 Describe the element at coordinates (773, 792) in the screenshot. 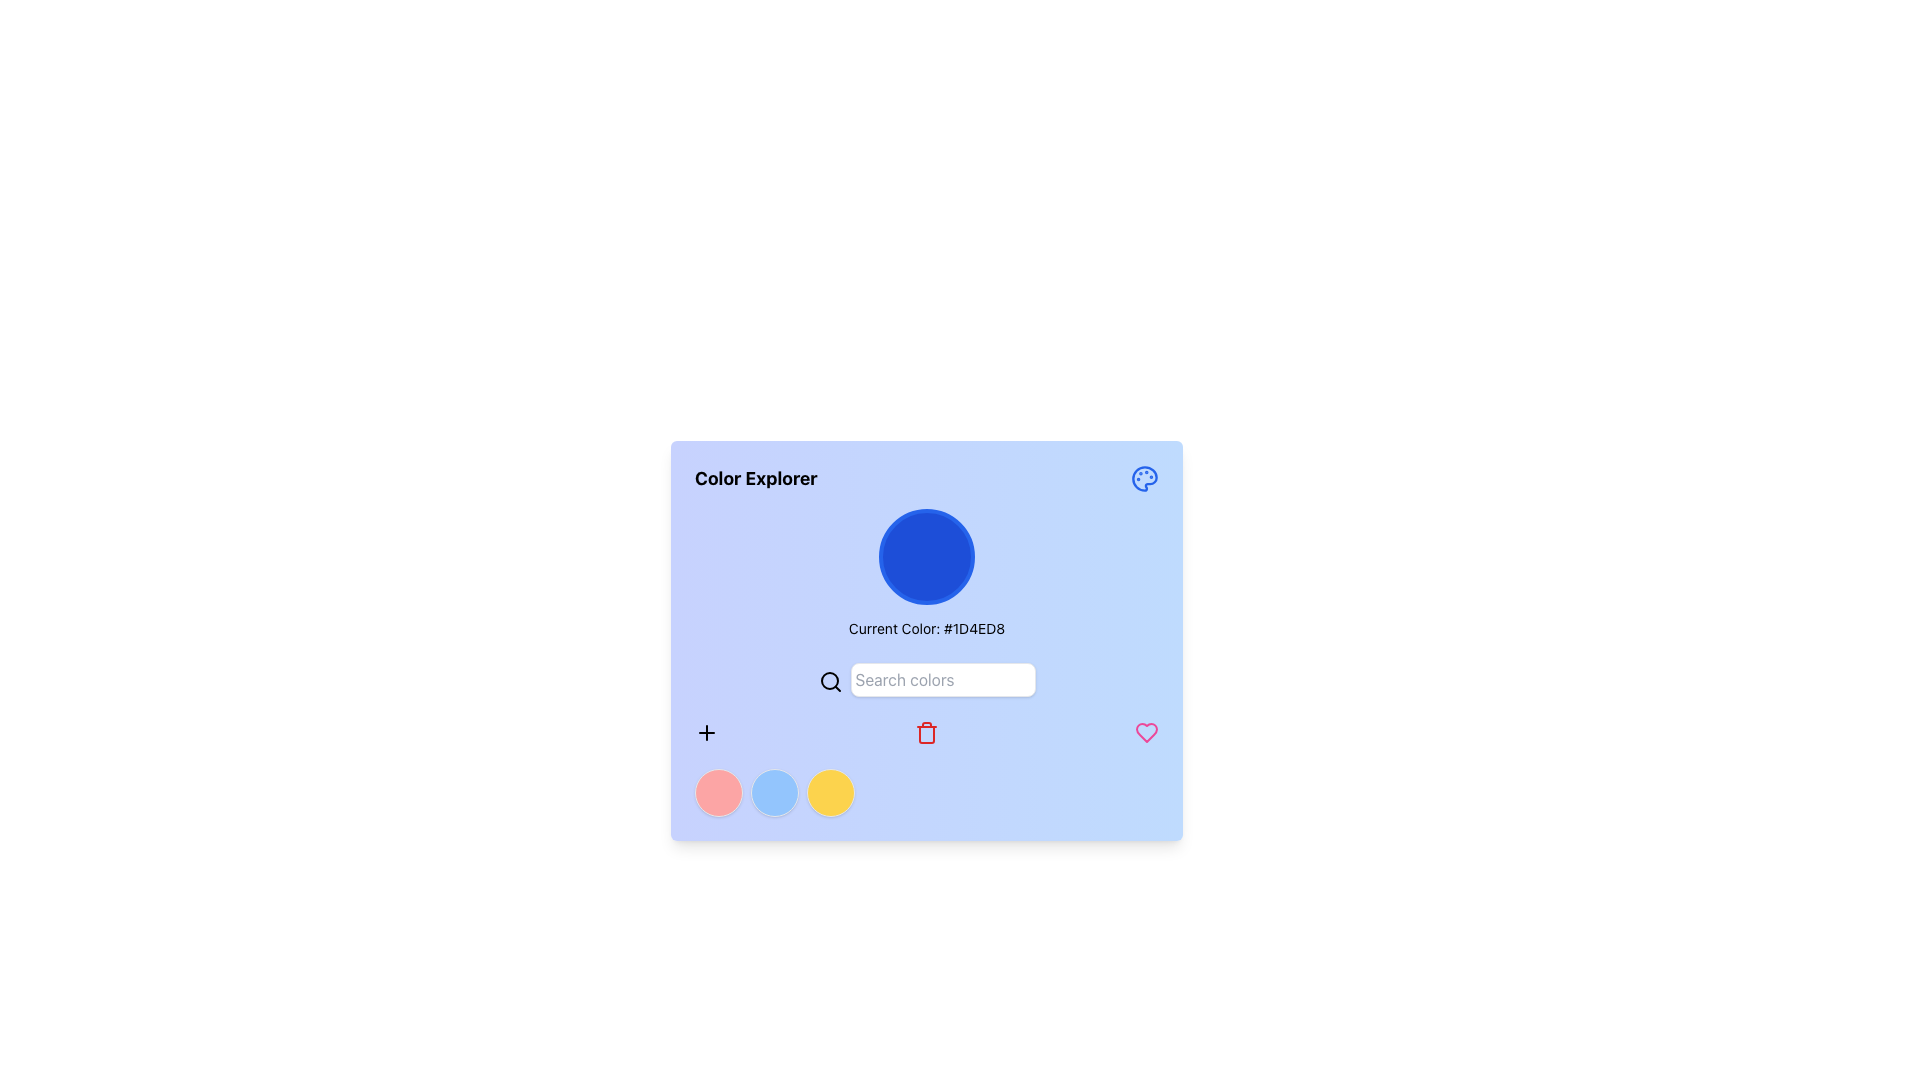

I see `the second circular color selection button located within the 'Color Explorer' section` at that location.